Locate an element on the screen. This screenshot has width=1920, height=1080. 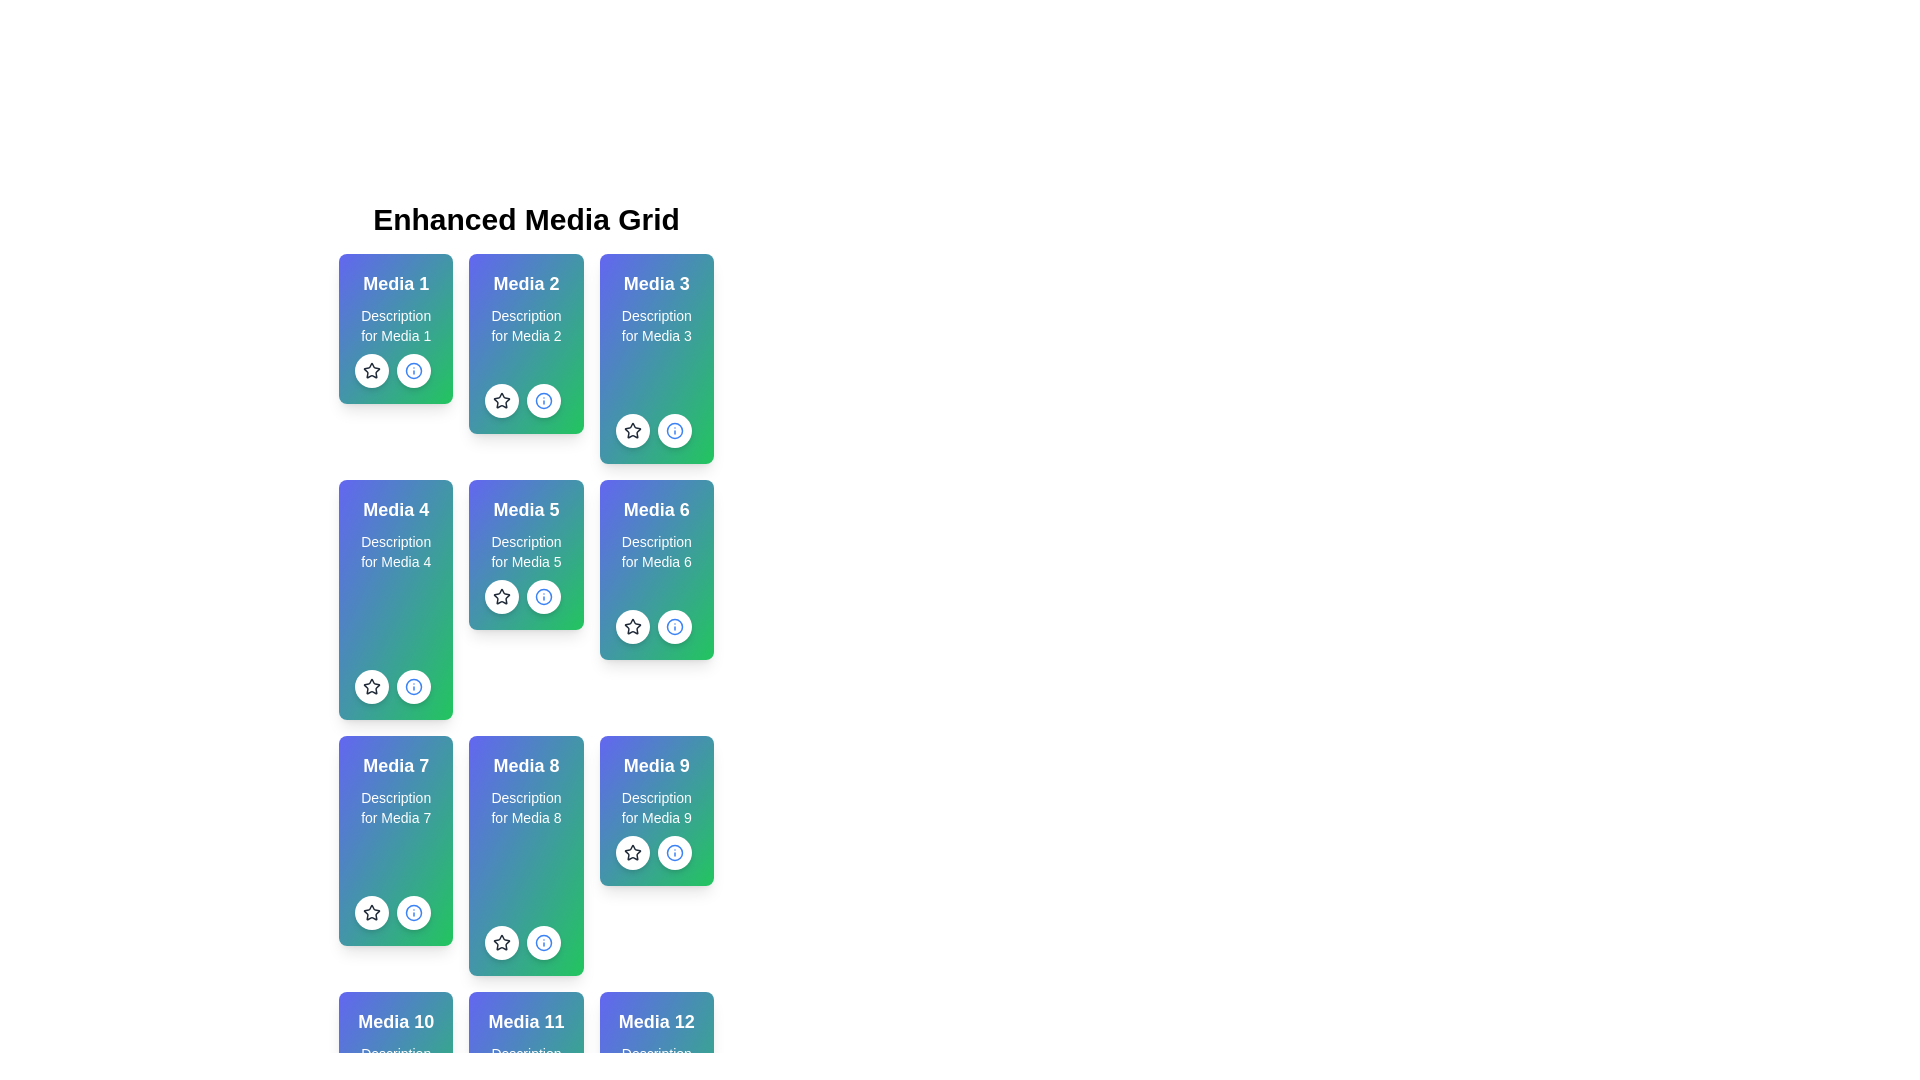
the text label displaying 'Media 10' which is styled in large, bold, white font, positioned in the bottom-left corner of the grid above 'Description for Media 10' is located at coordinates (396, 1022).